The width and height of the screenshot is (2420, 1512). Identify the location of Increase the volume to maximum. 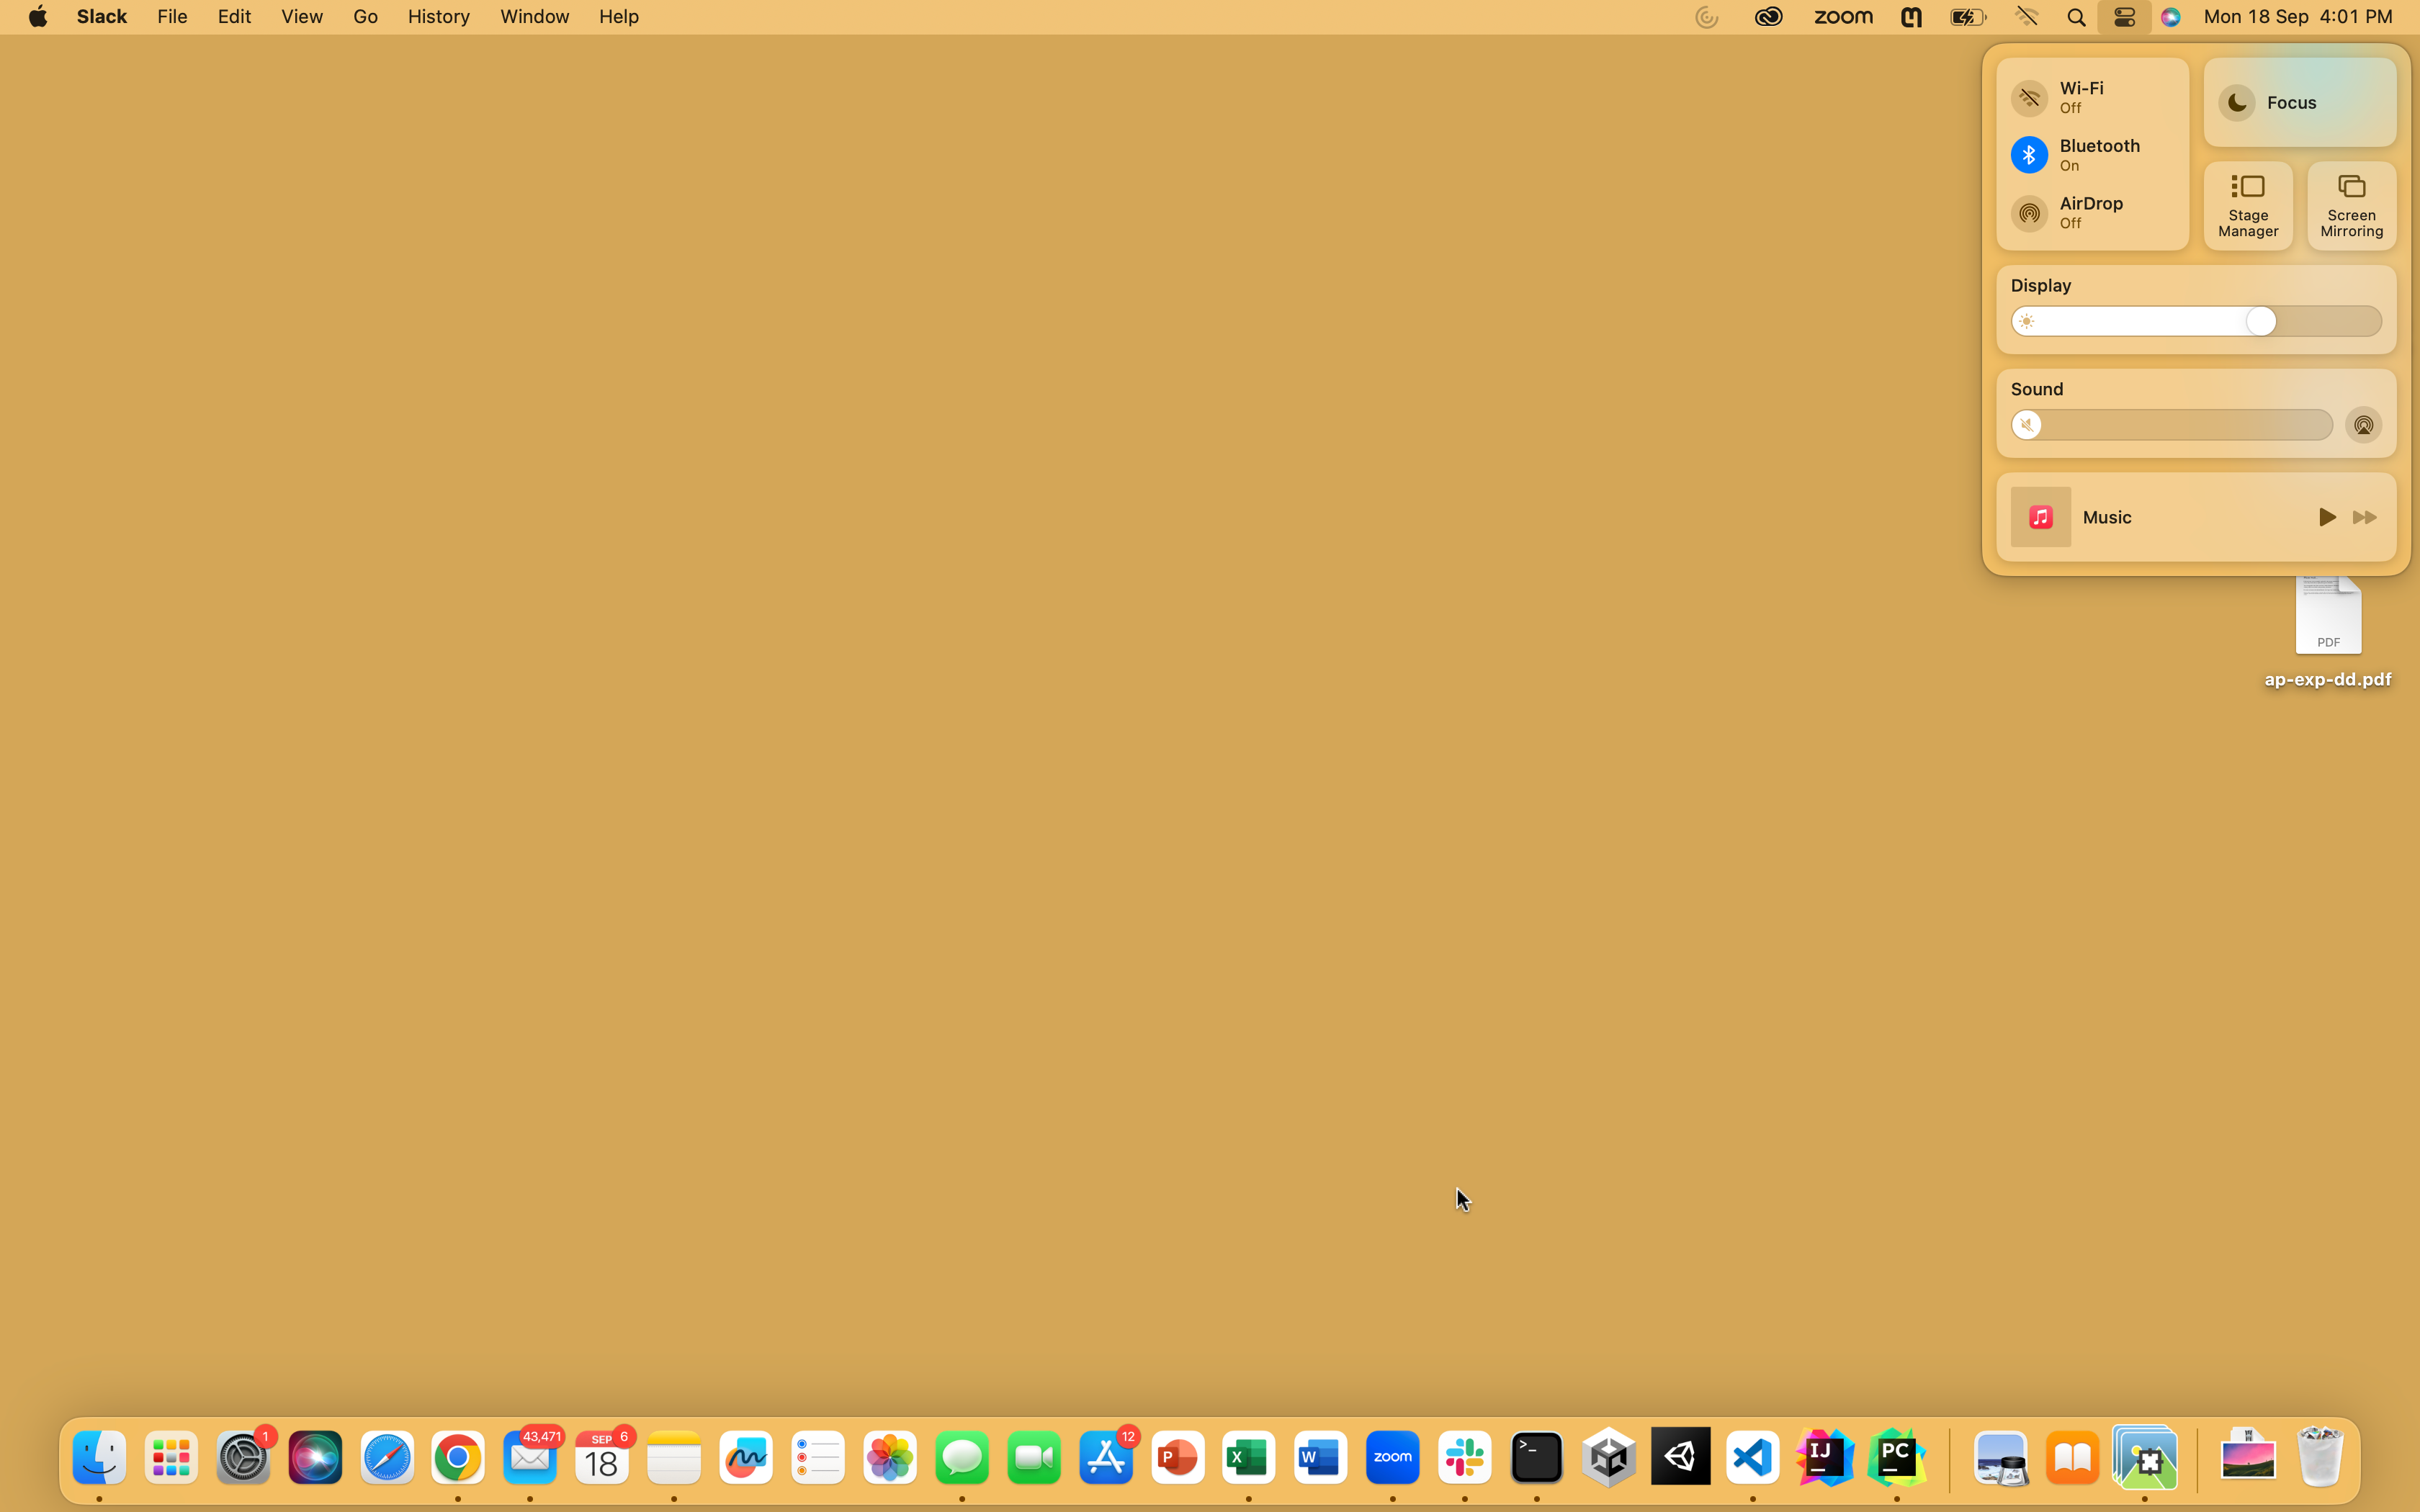
(2310, 421).